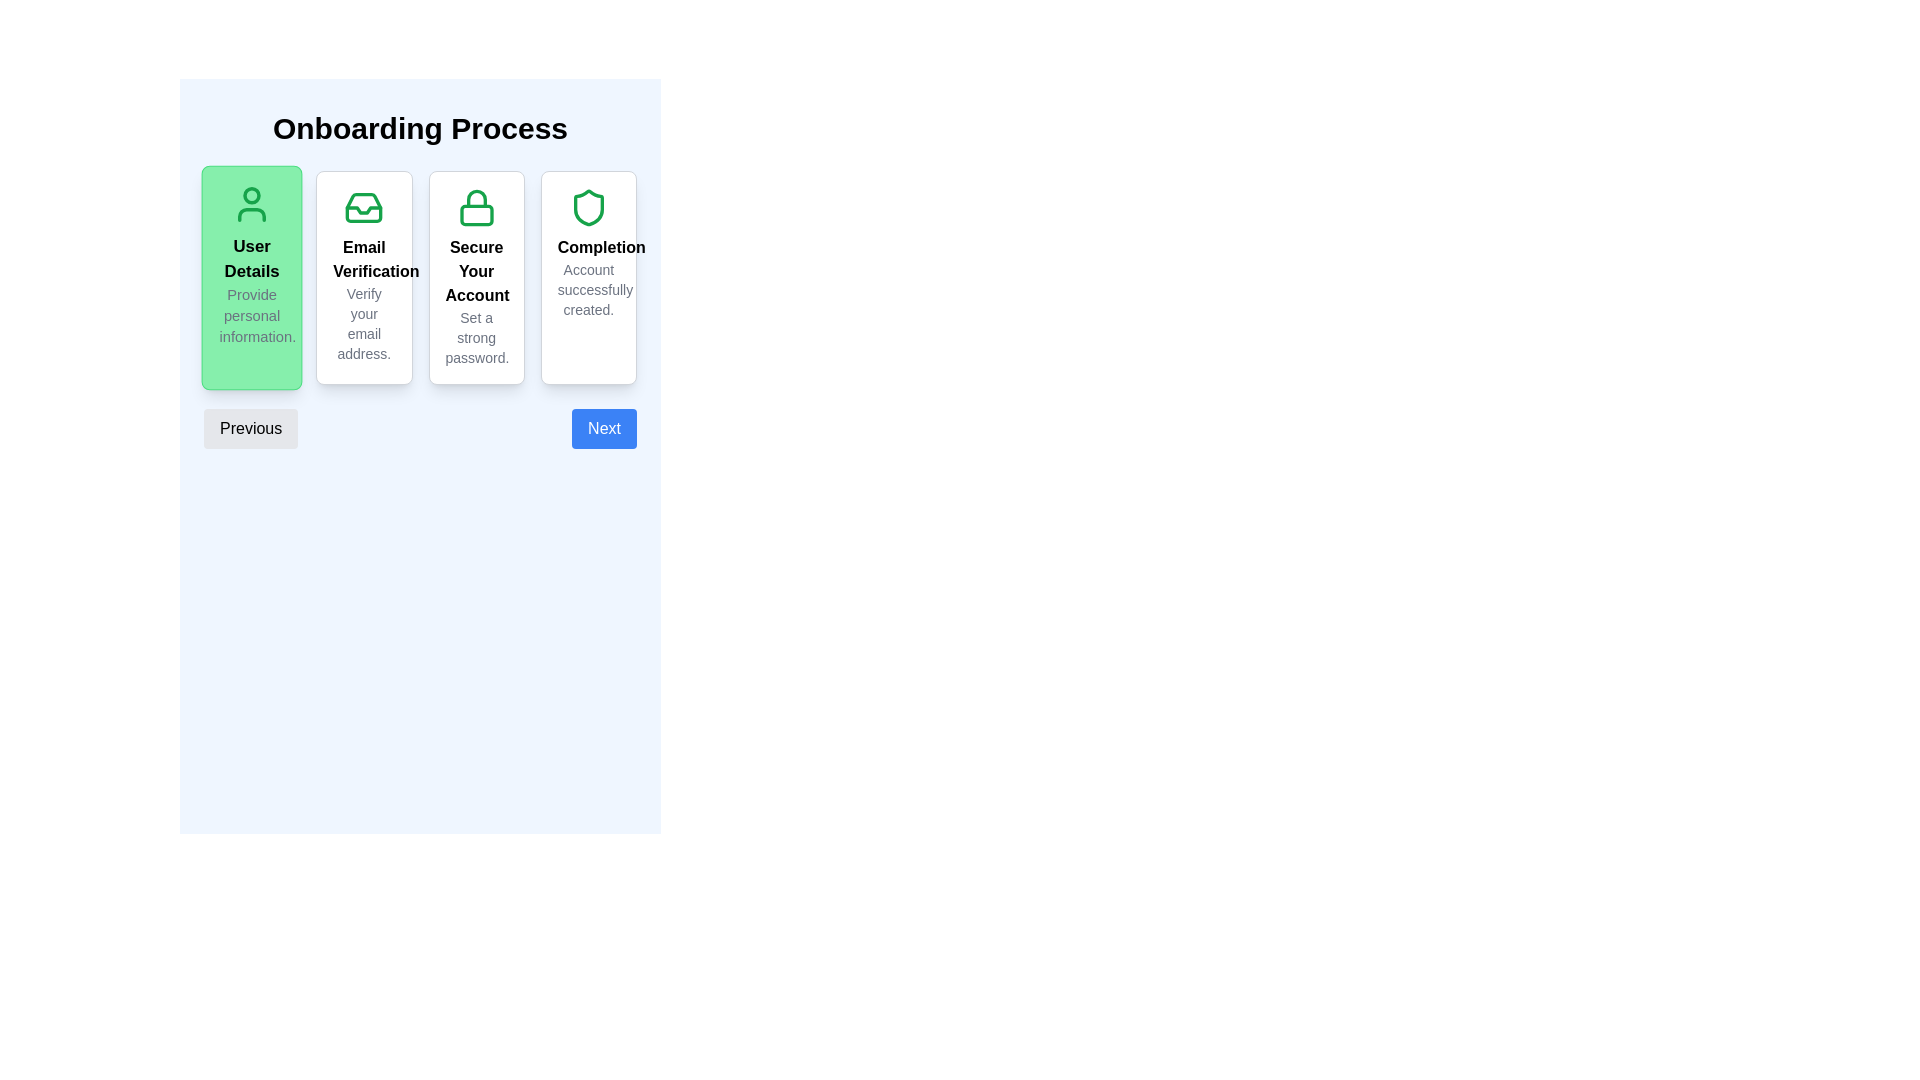 The width and height of the screenshot is (1920, 1080). Describe the element at coordinates (587, 208) in the screenshot. I see `the shield icon outlined in green, which is centered within the 'Completion' card in the fourth step of the onboarding process` at that location.